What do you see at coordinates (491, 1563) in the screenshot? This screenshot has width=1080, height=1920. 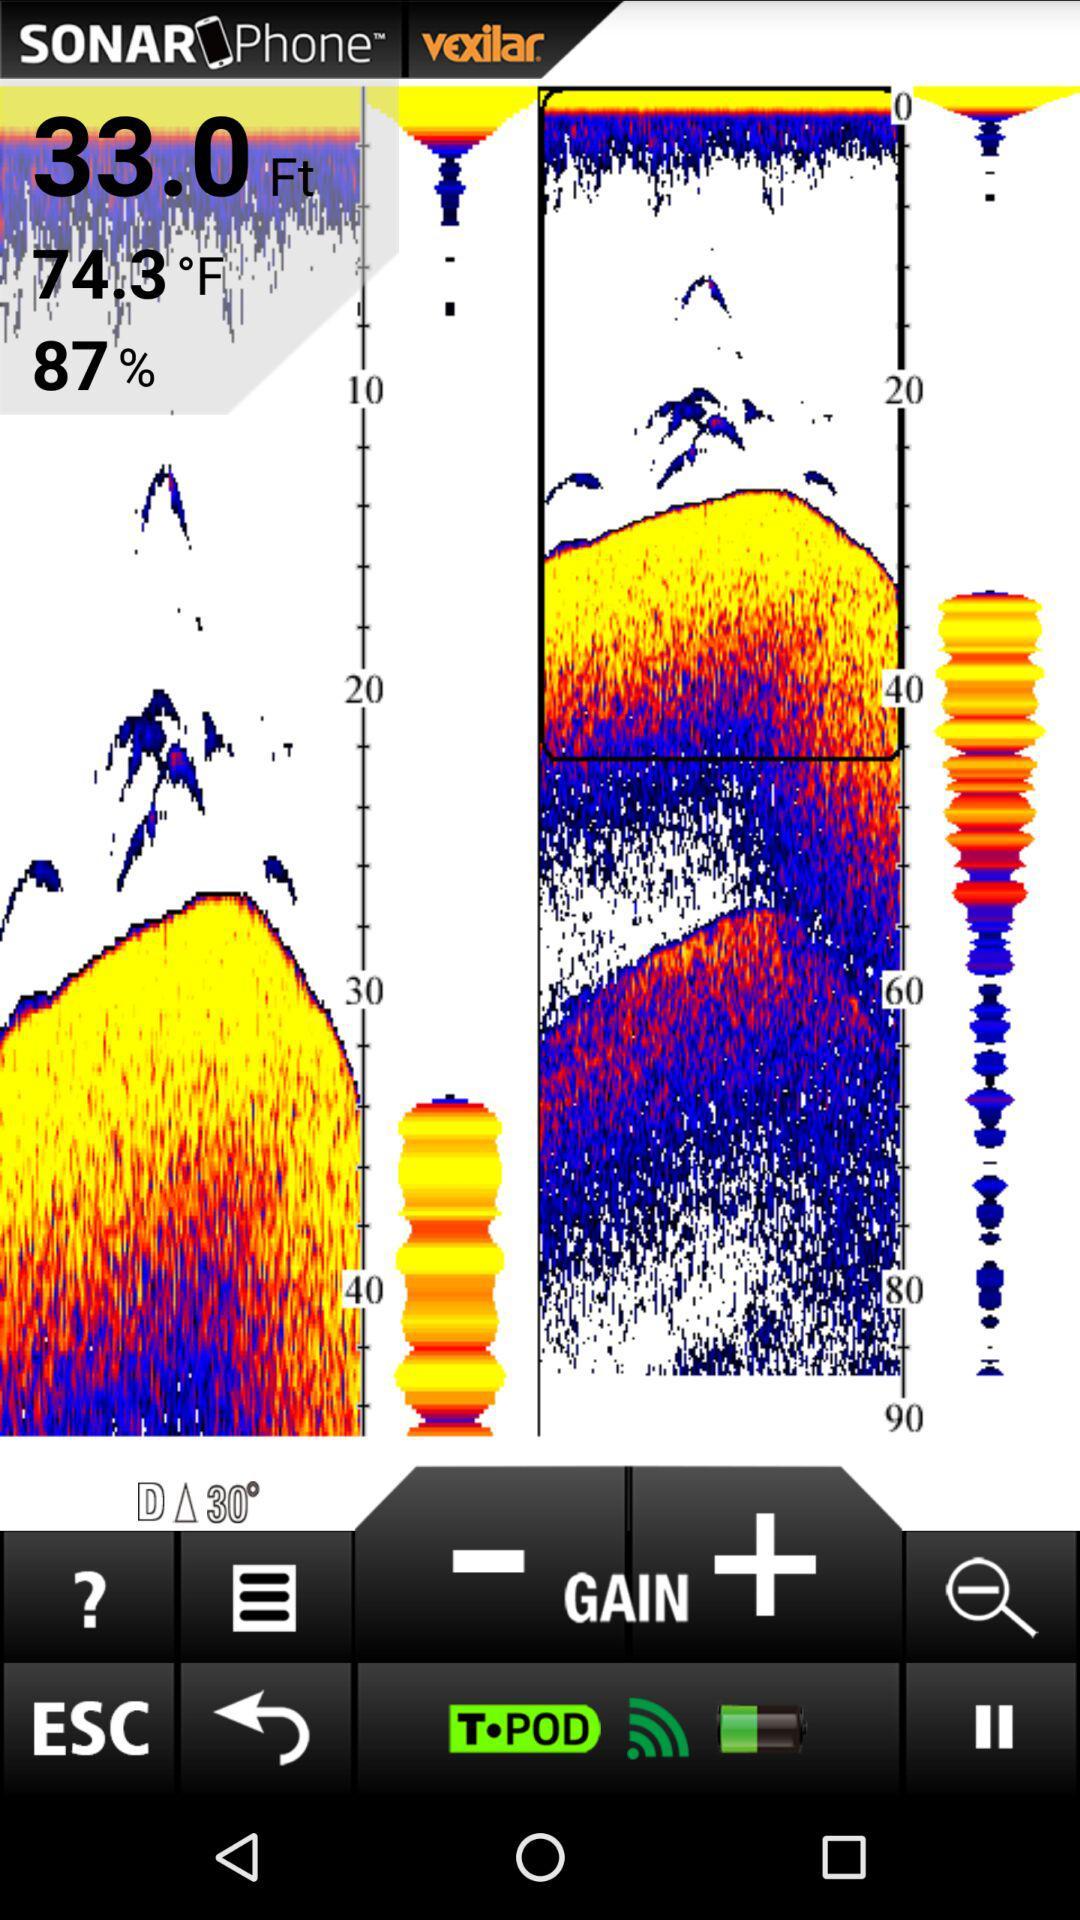 I see `choose the selection` at bounding box center [491, 1563].